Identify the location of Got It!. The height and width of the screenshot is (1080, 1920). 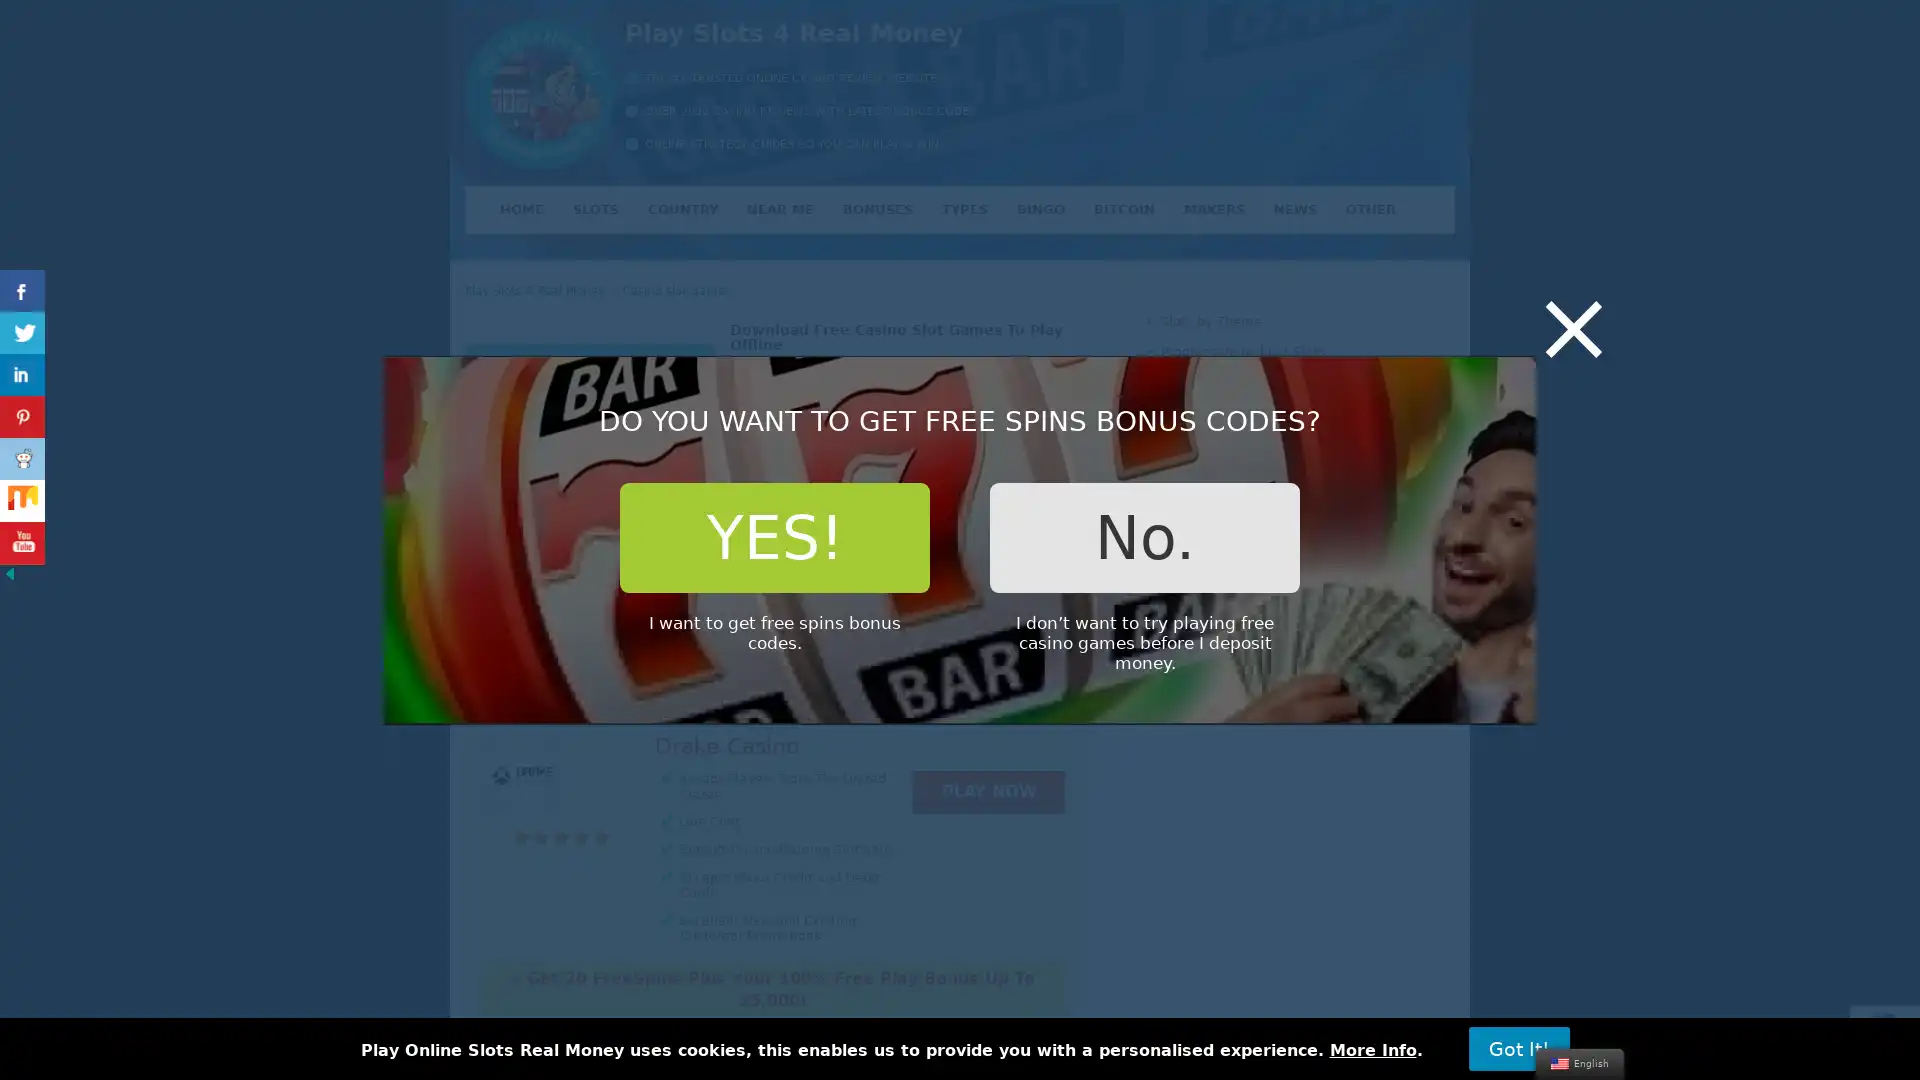
(1518, 1048).